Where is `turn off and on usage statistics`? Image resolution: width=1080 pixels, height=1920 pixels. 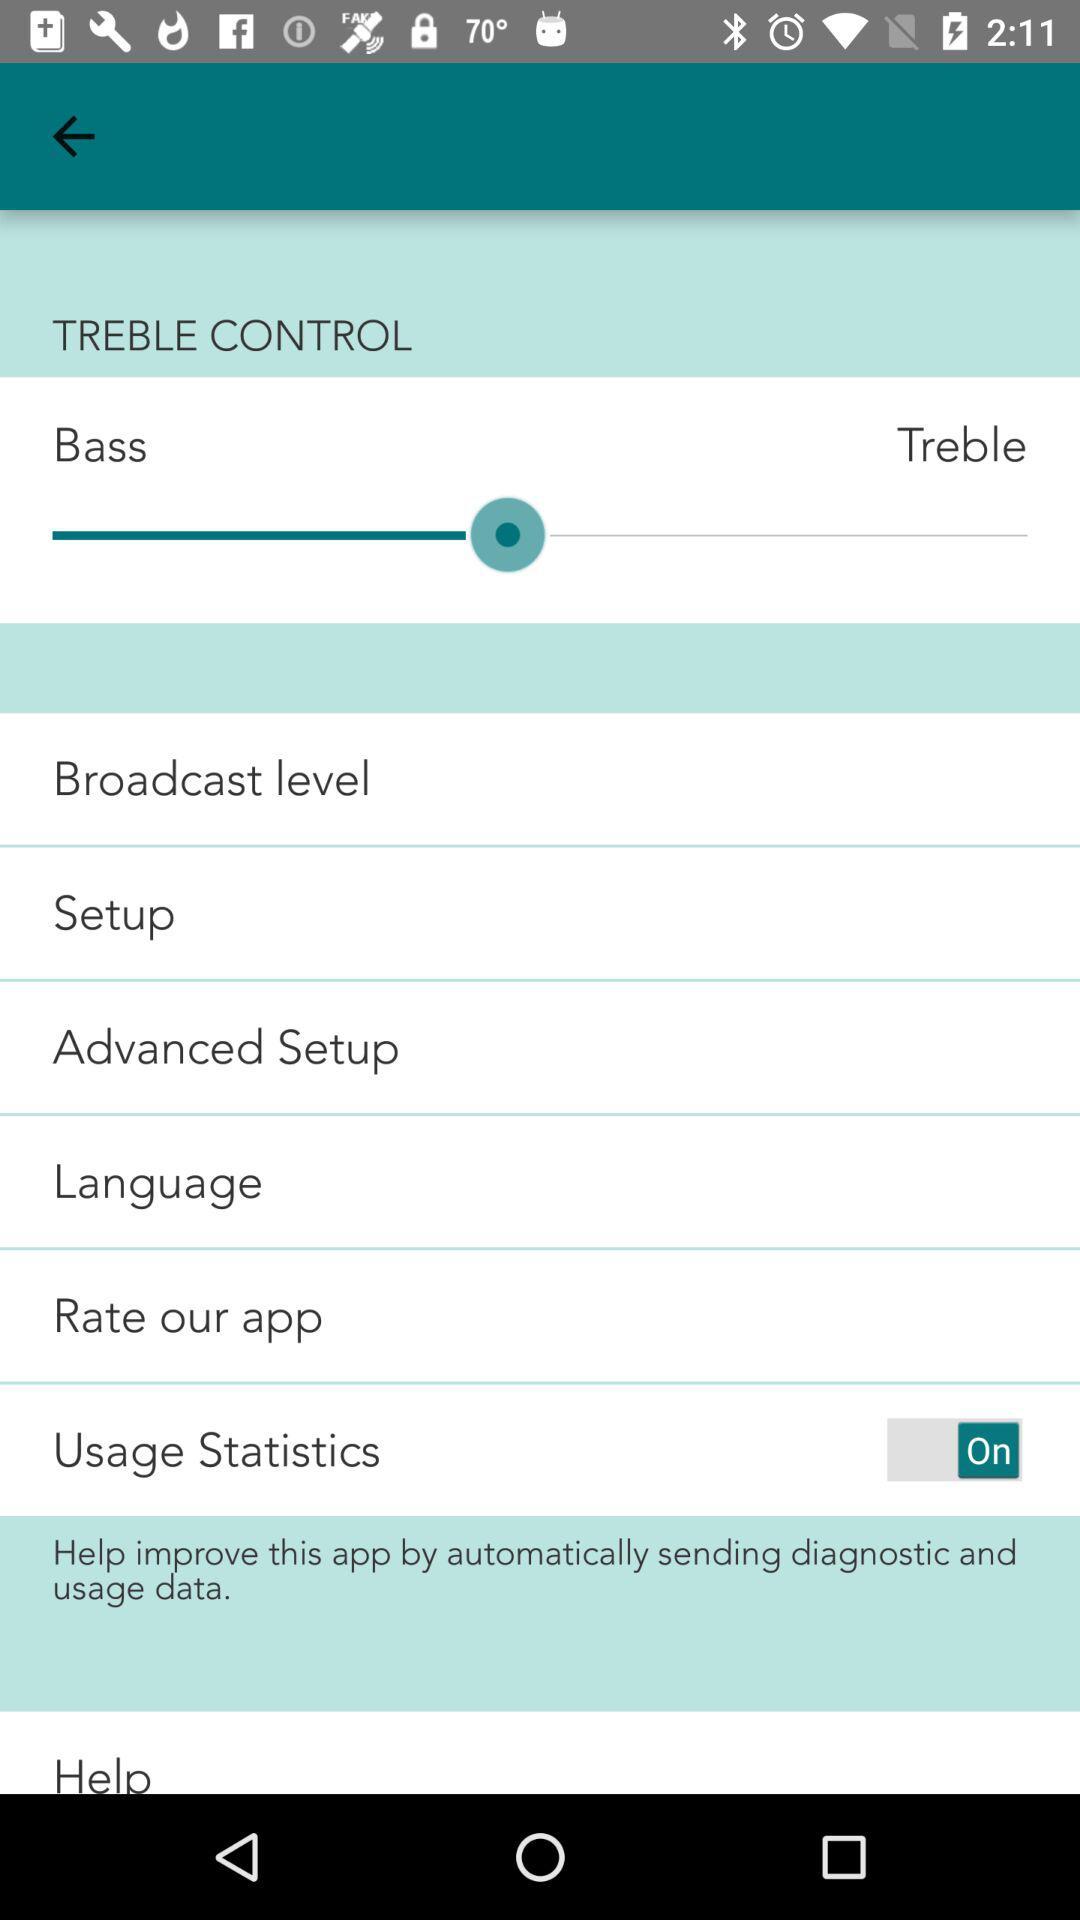 turn off and on usage statistics is located at coordinates (953, 1449).